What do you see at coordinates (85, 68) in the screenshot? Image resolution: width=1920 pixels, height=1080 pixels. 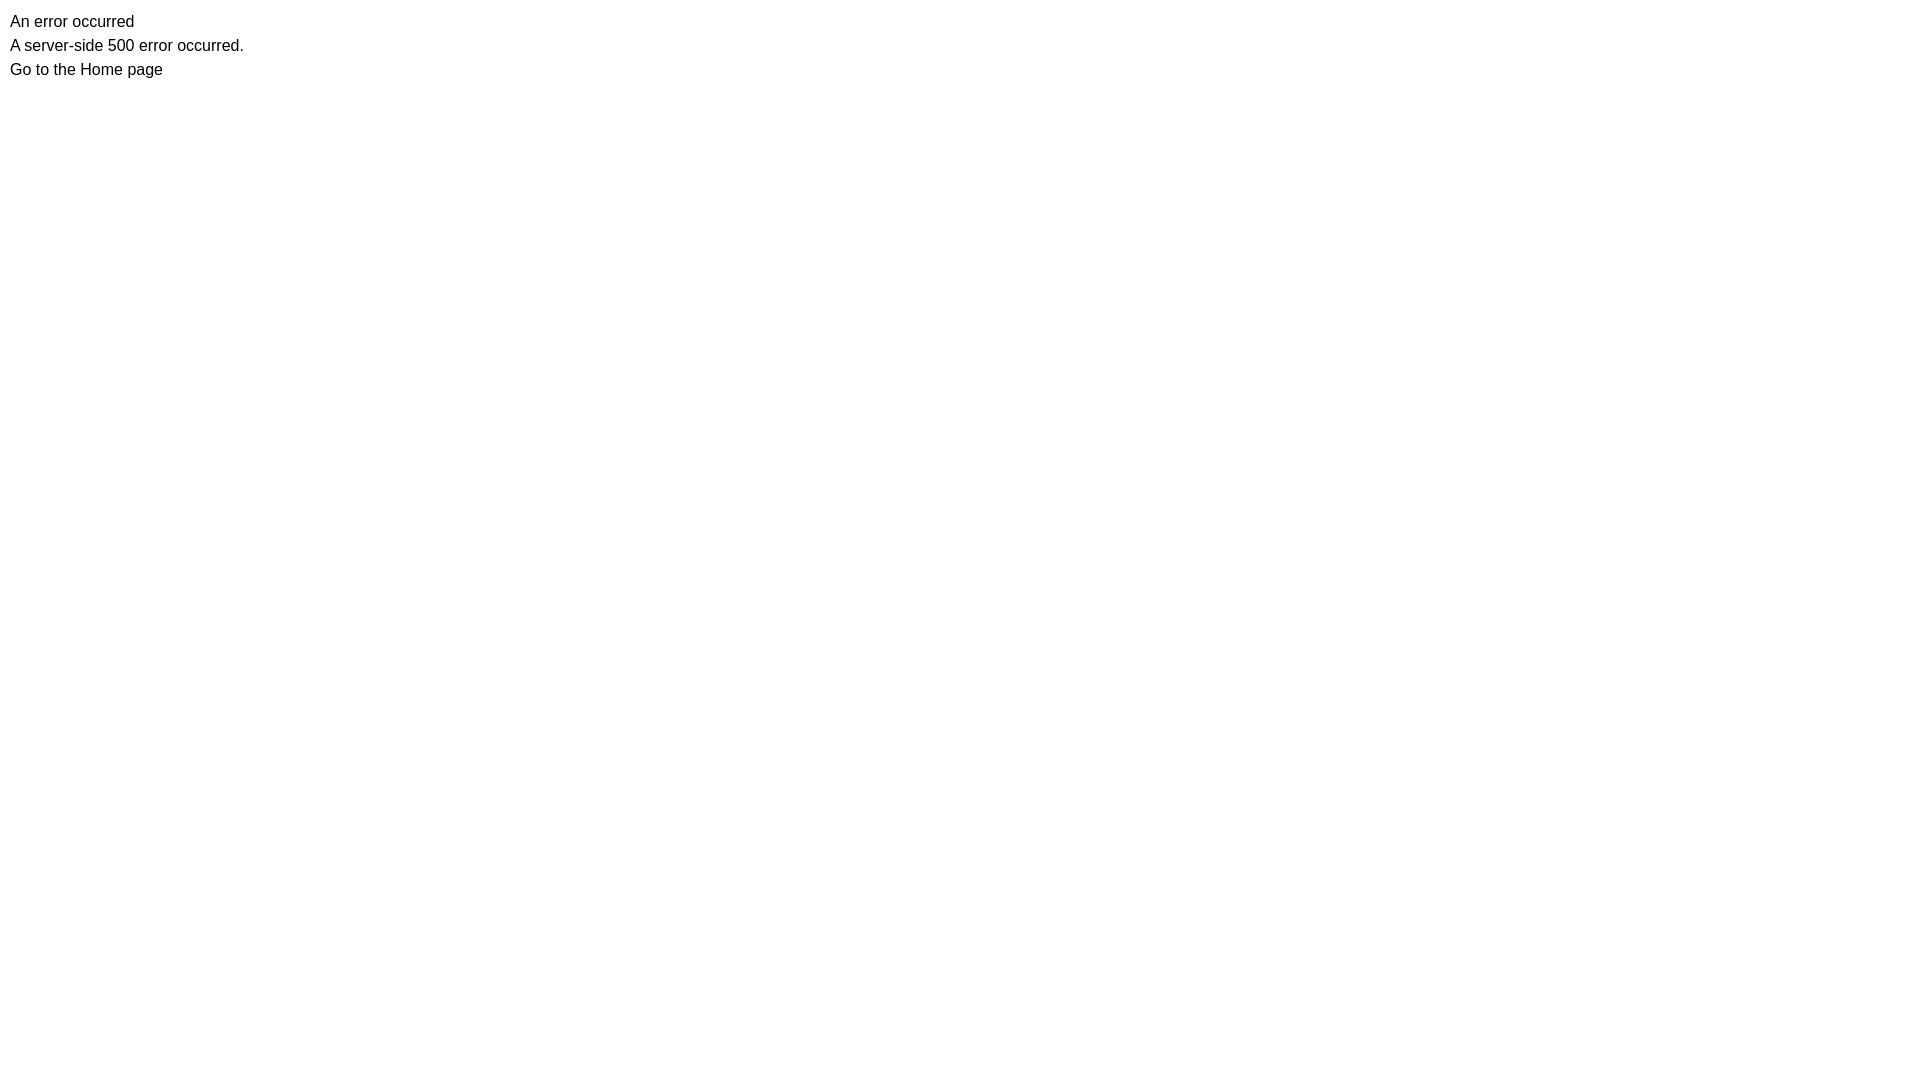 I see `'Go to the Home page'` at bounding box center [85, 68].